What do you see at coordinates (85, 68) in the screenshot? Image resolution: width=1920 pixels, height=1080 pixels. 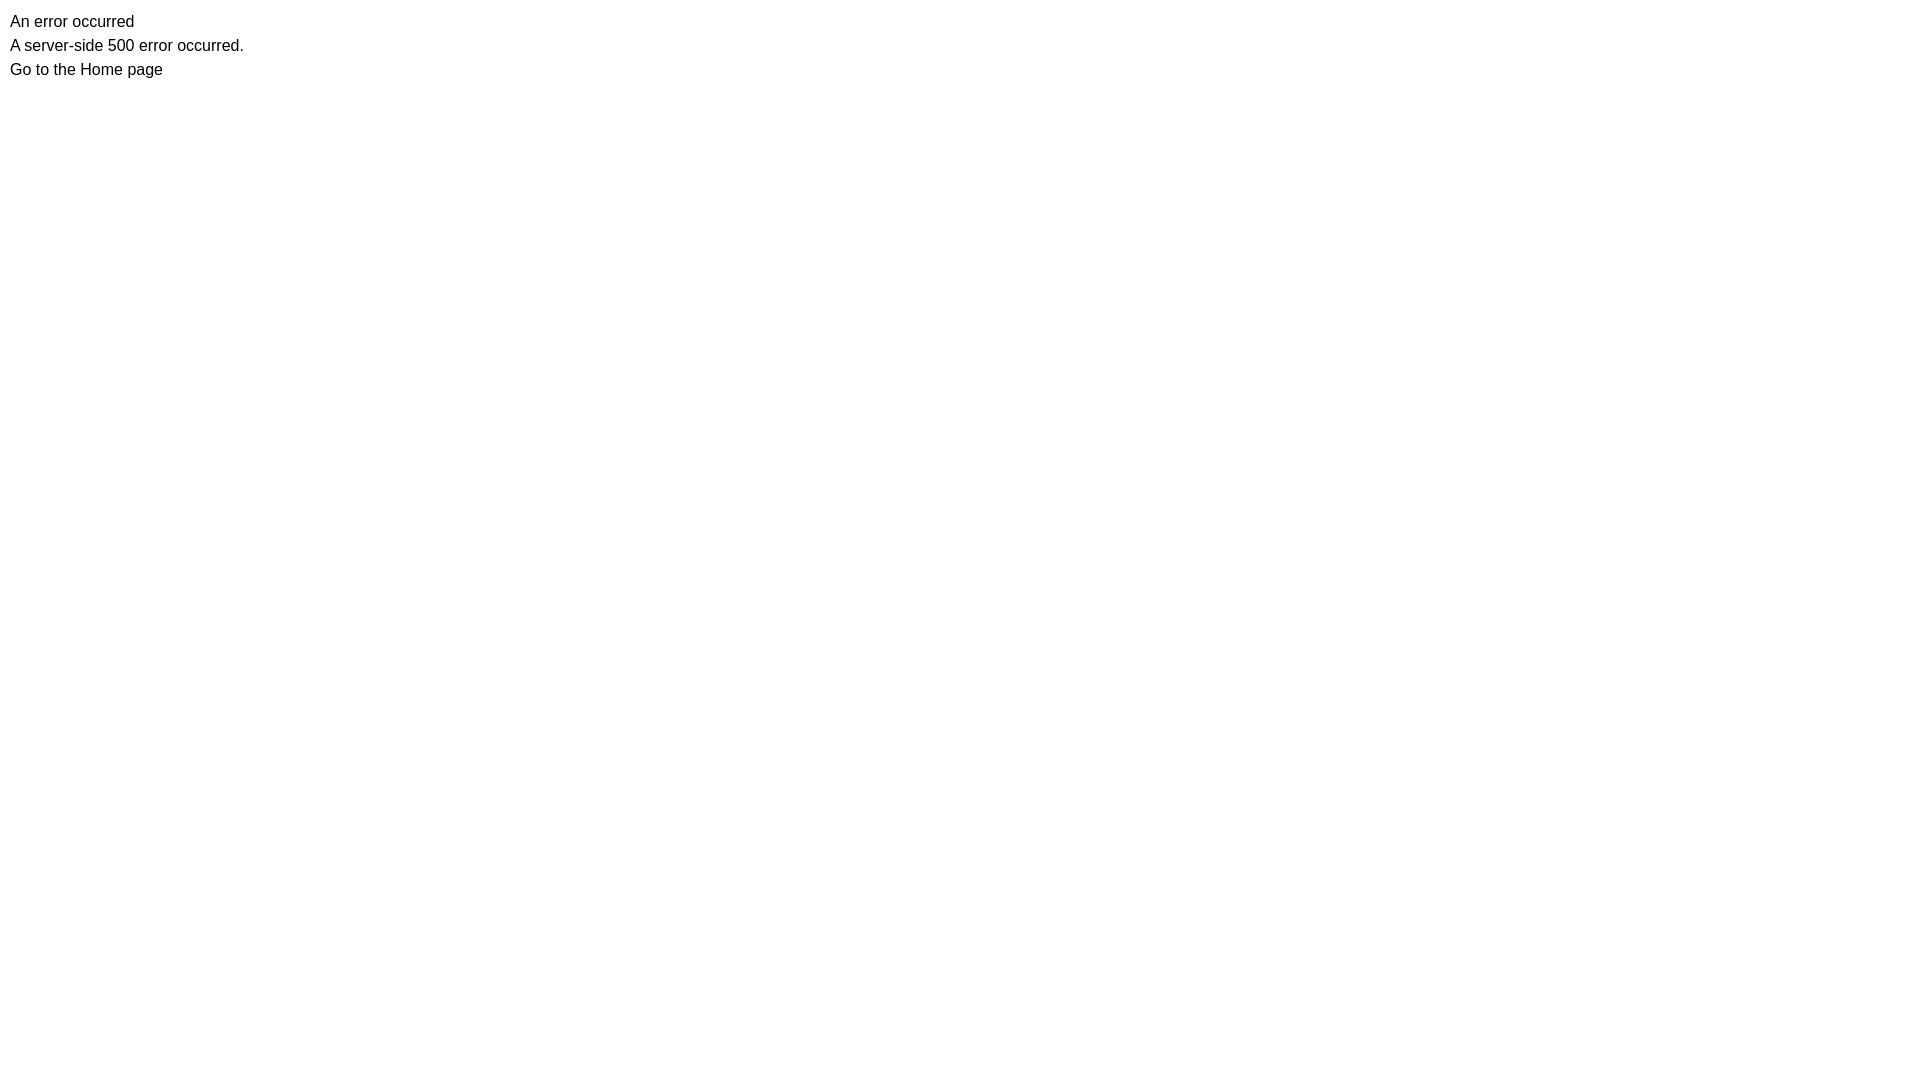 I see `'Go to the Home page'` at bounding box center [85, 68].